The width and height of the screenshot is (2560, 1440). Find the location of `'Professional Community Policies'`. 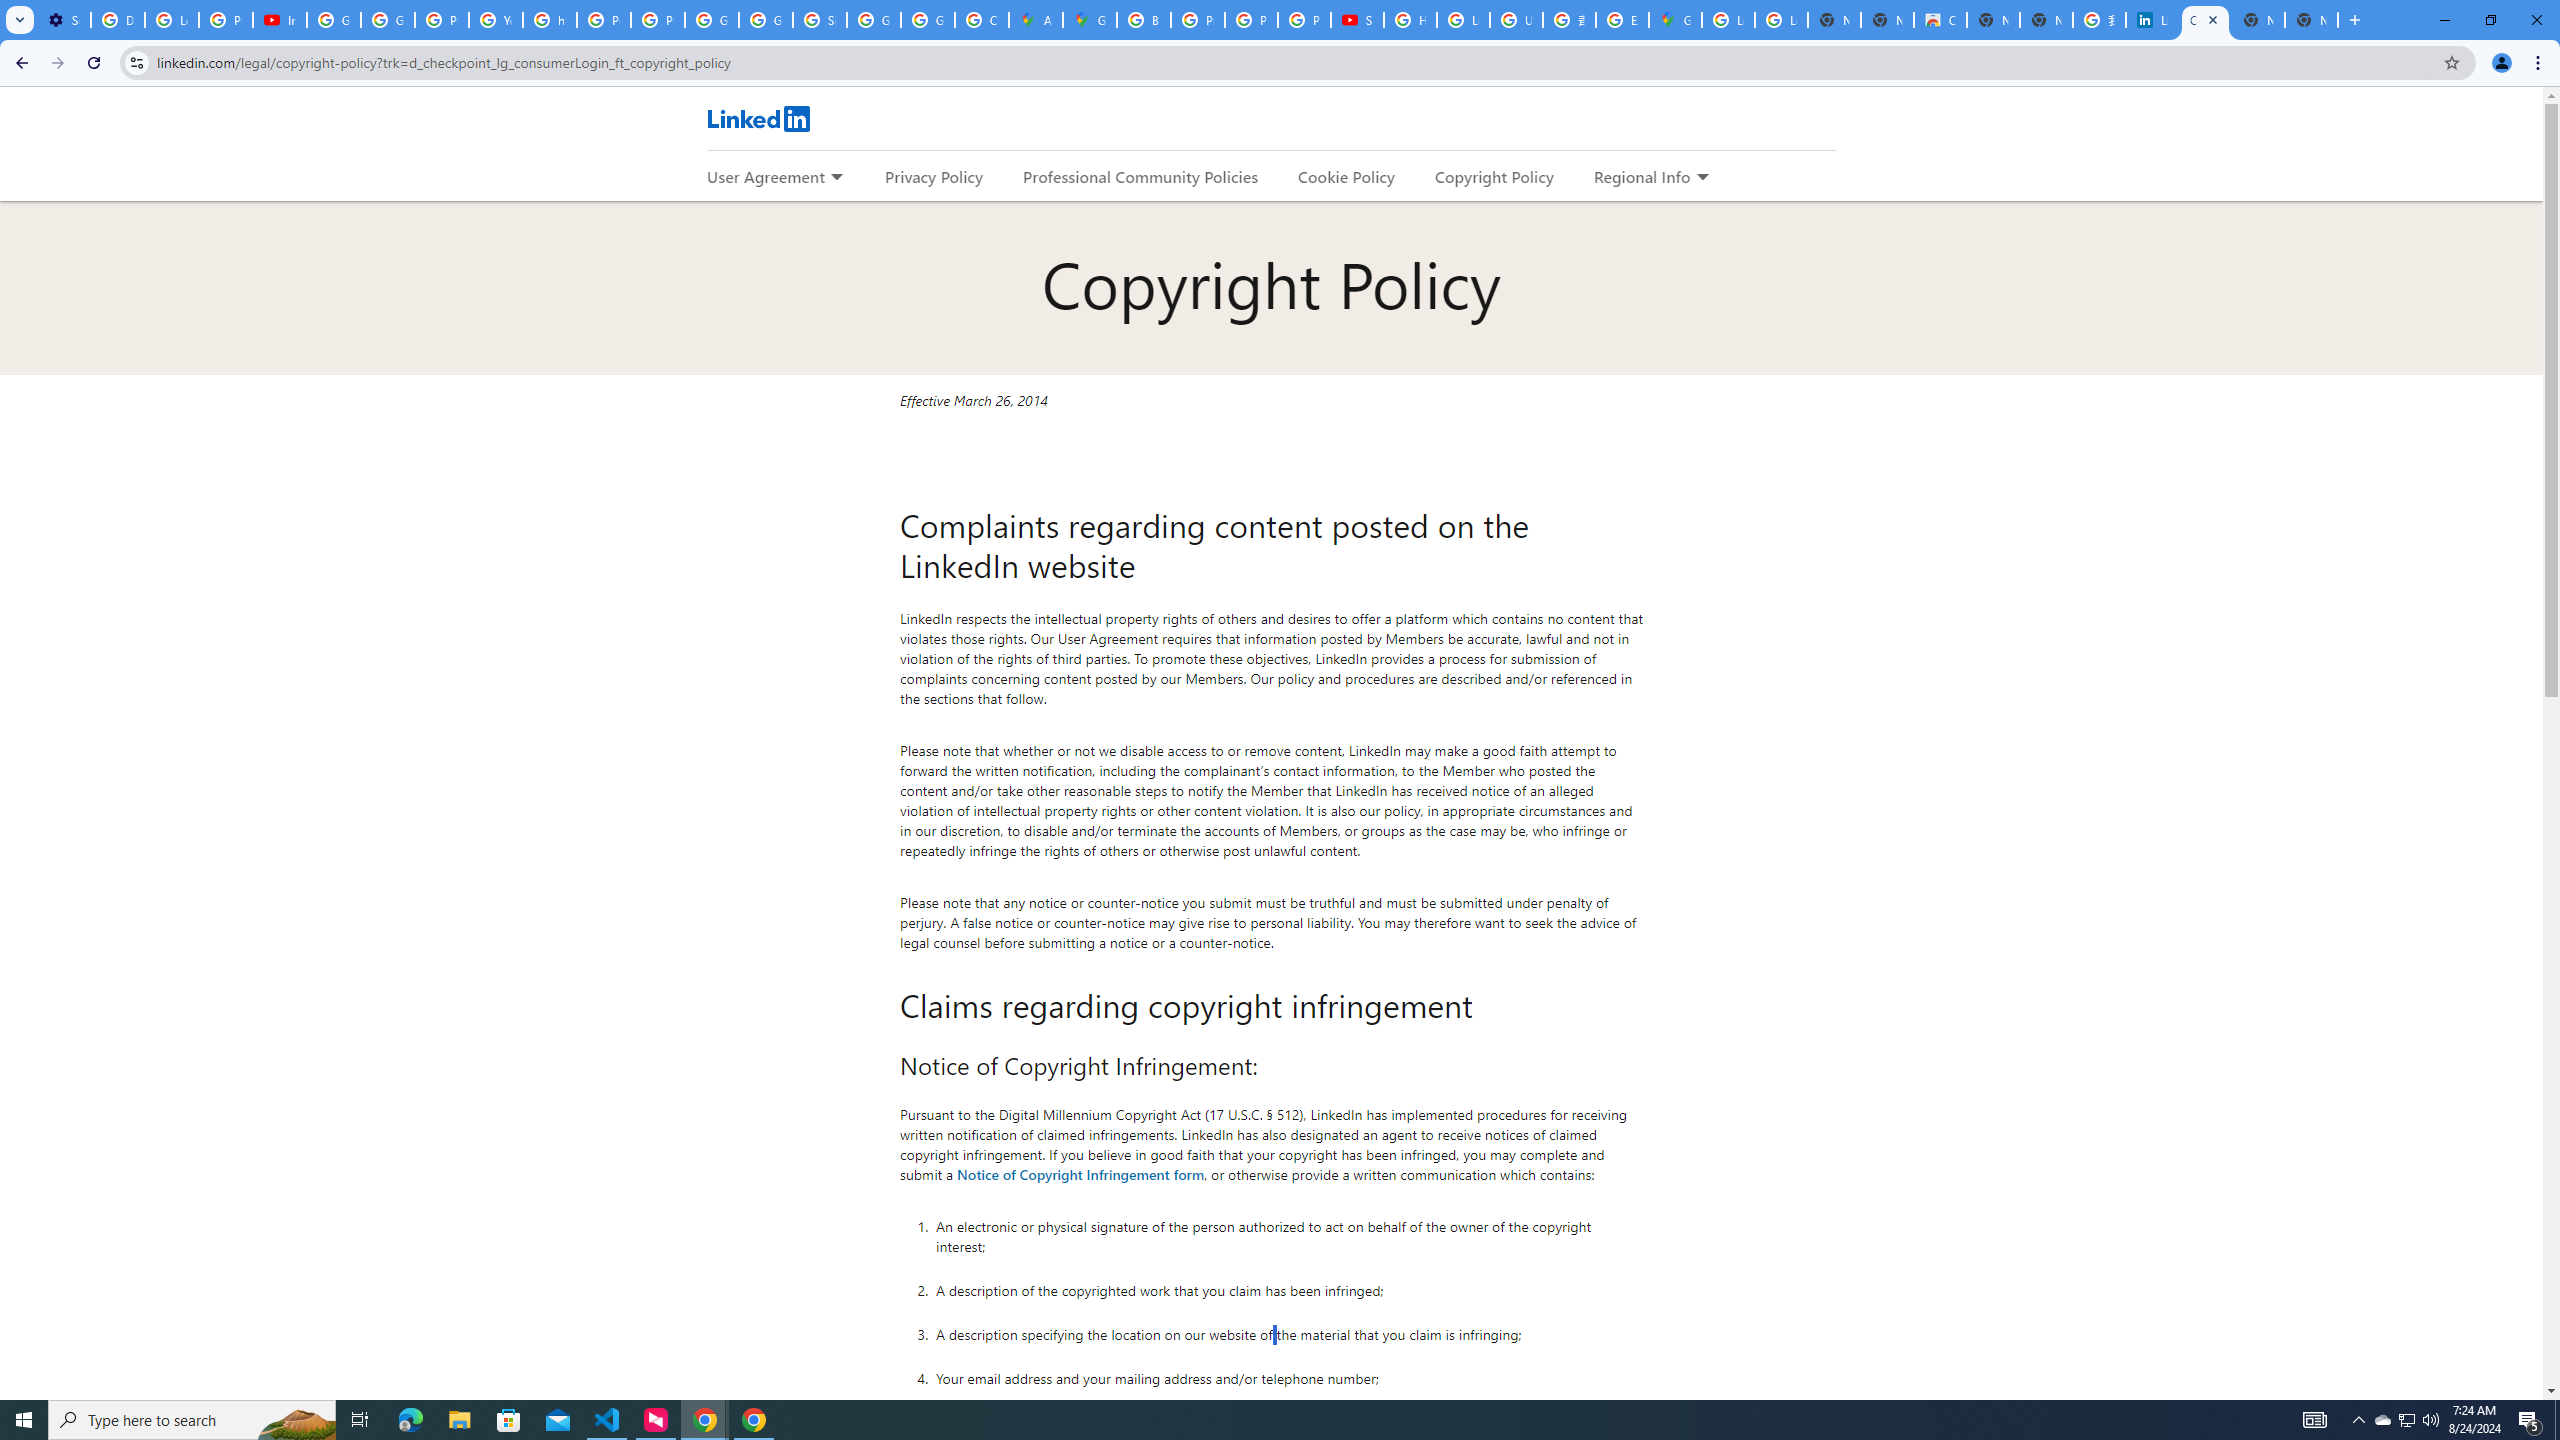

'Professional Community Policies' is located at coordinates (1141, 176).